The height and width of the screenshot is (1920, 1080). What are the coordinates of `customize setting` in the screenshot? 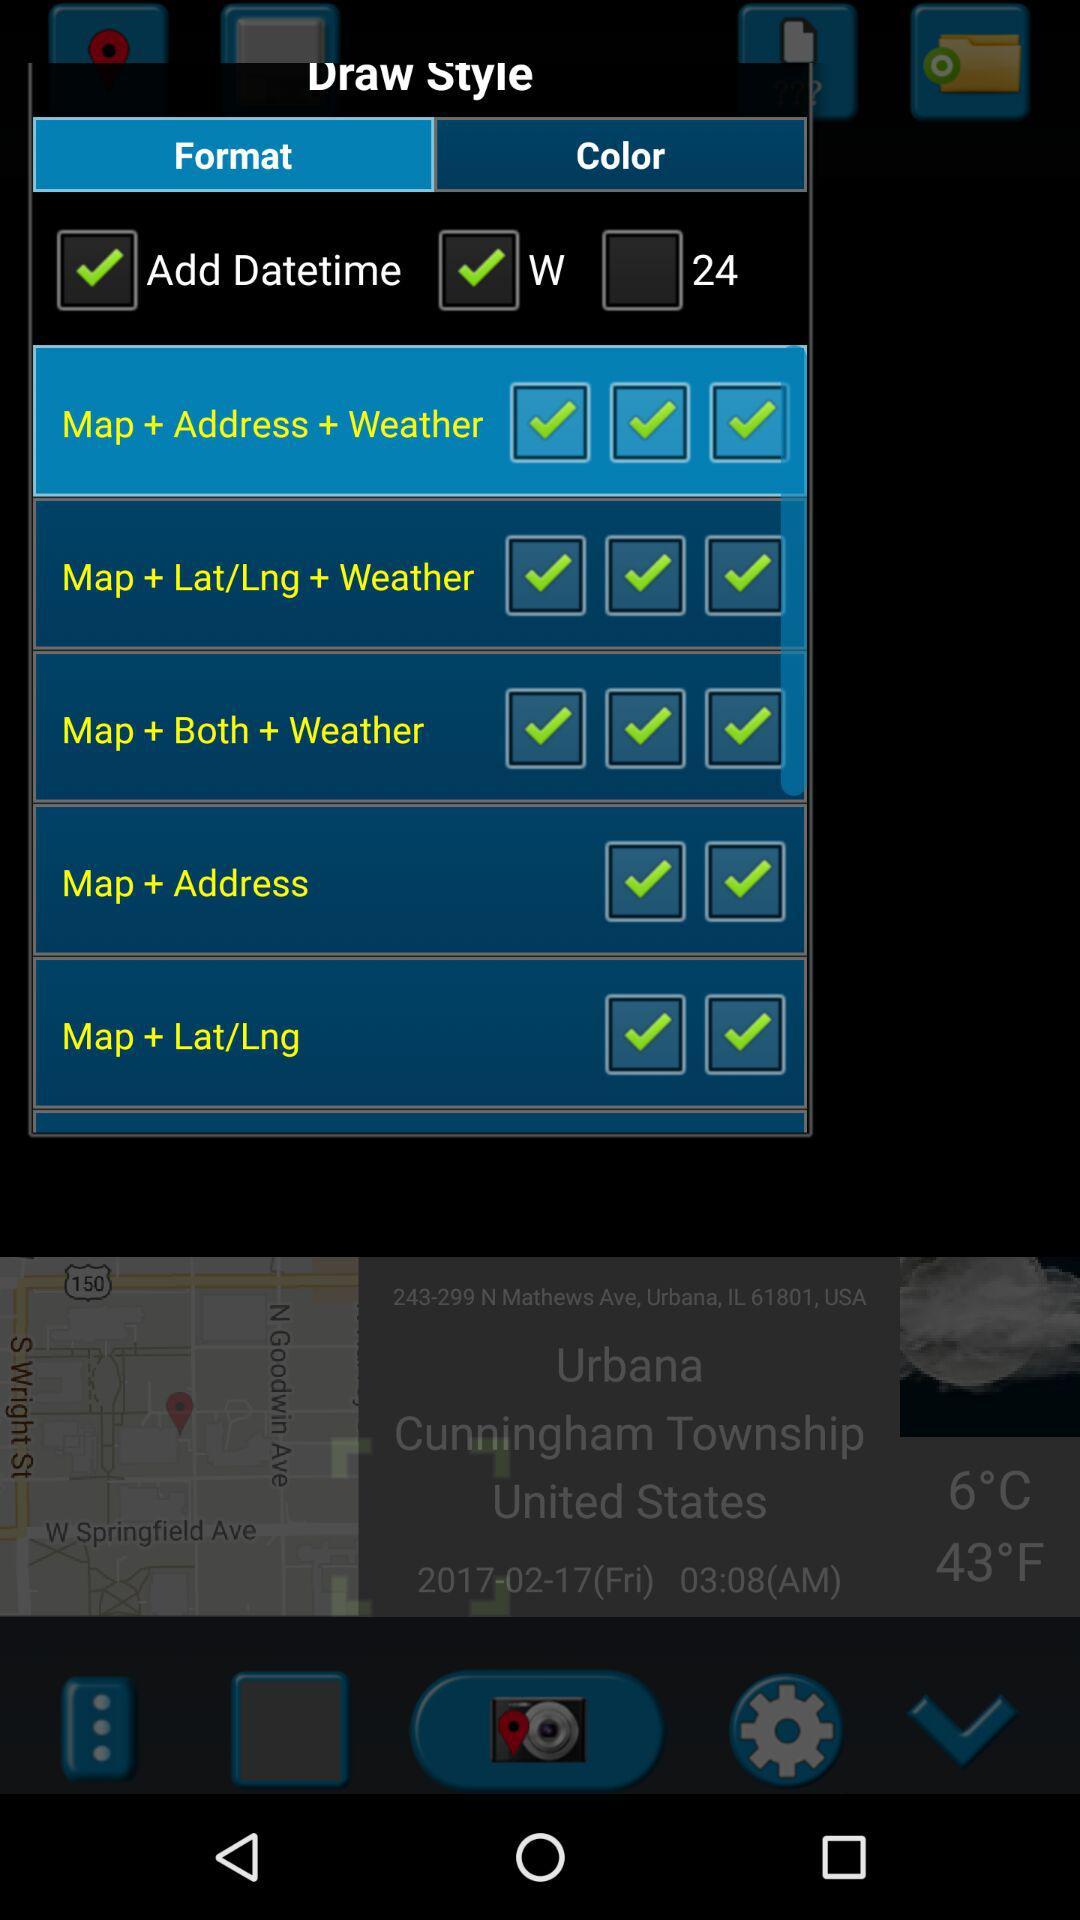 It's located at (644, 572).